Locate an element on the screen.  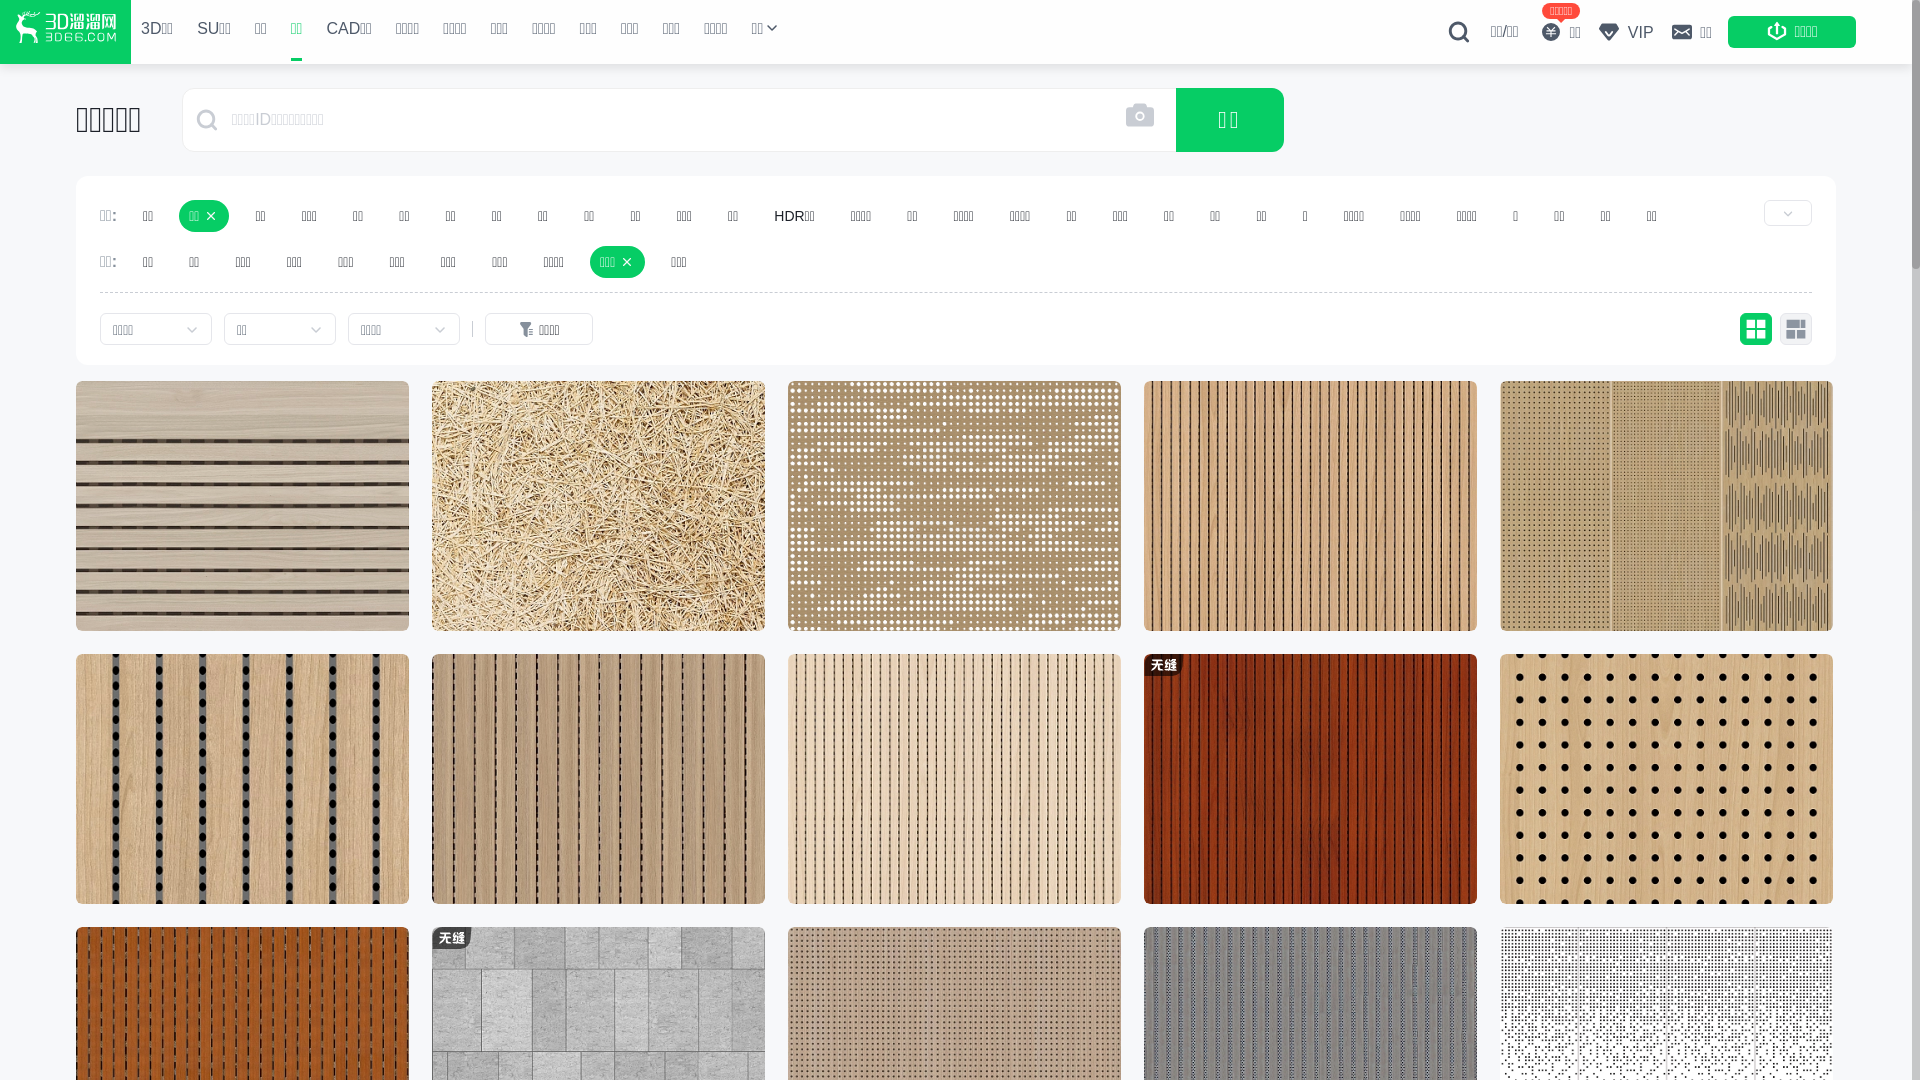
'VIP' is located at coordinates (1596, 31).